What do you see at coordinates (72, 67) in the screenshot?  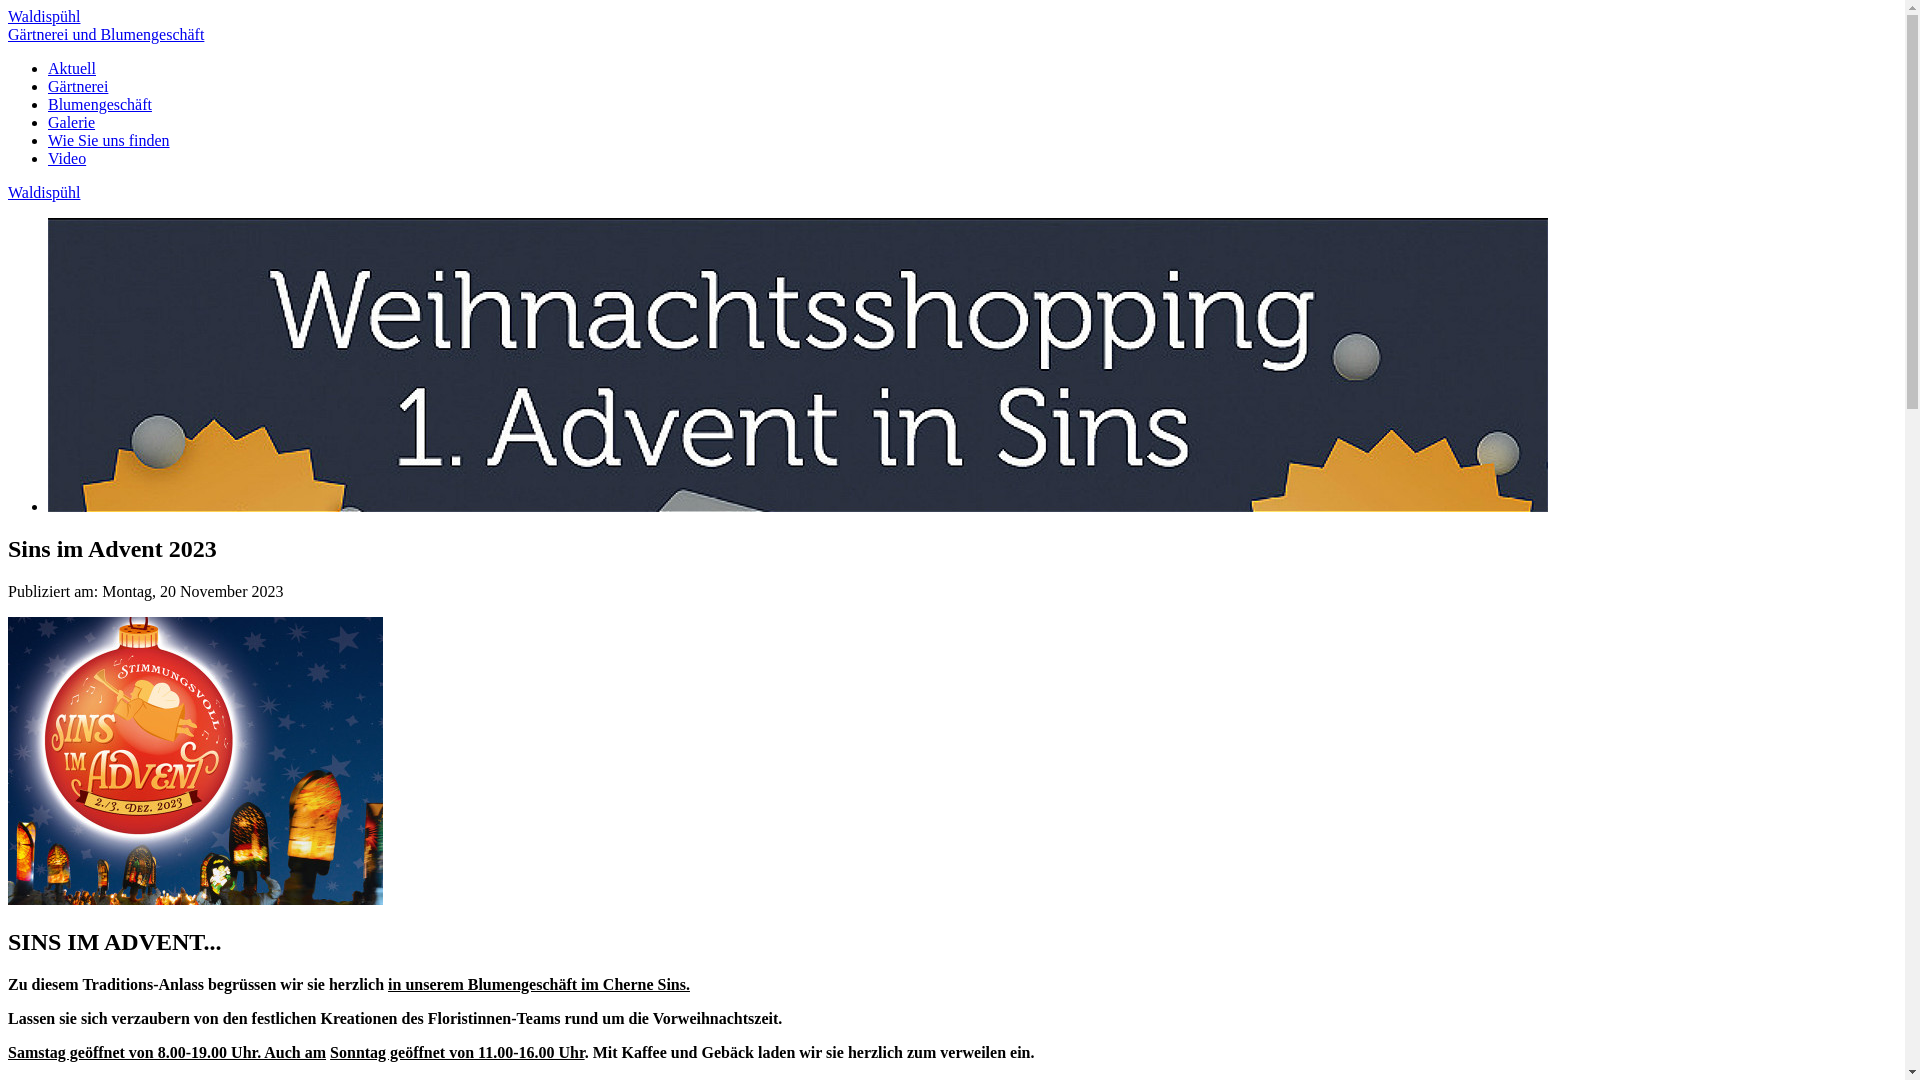 I see `'Aktuell'` at bounding box center [72, 67].